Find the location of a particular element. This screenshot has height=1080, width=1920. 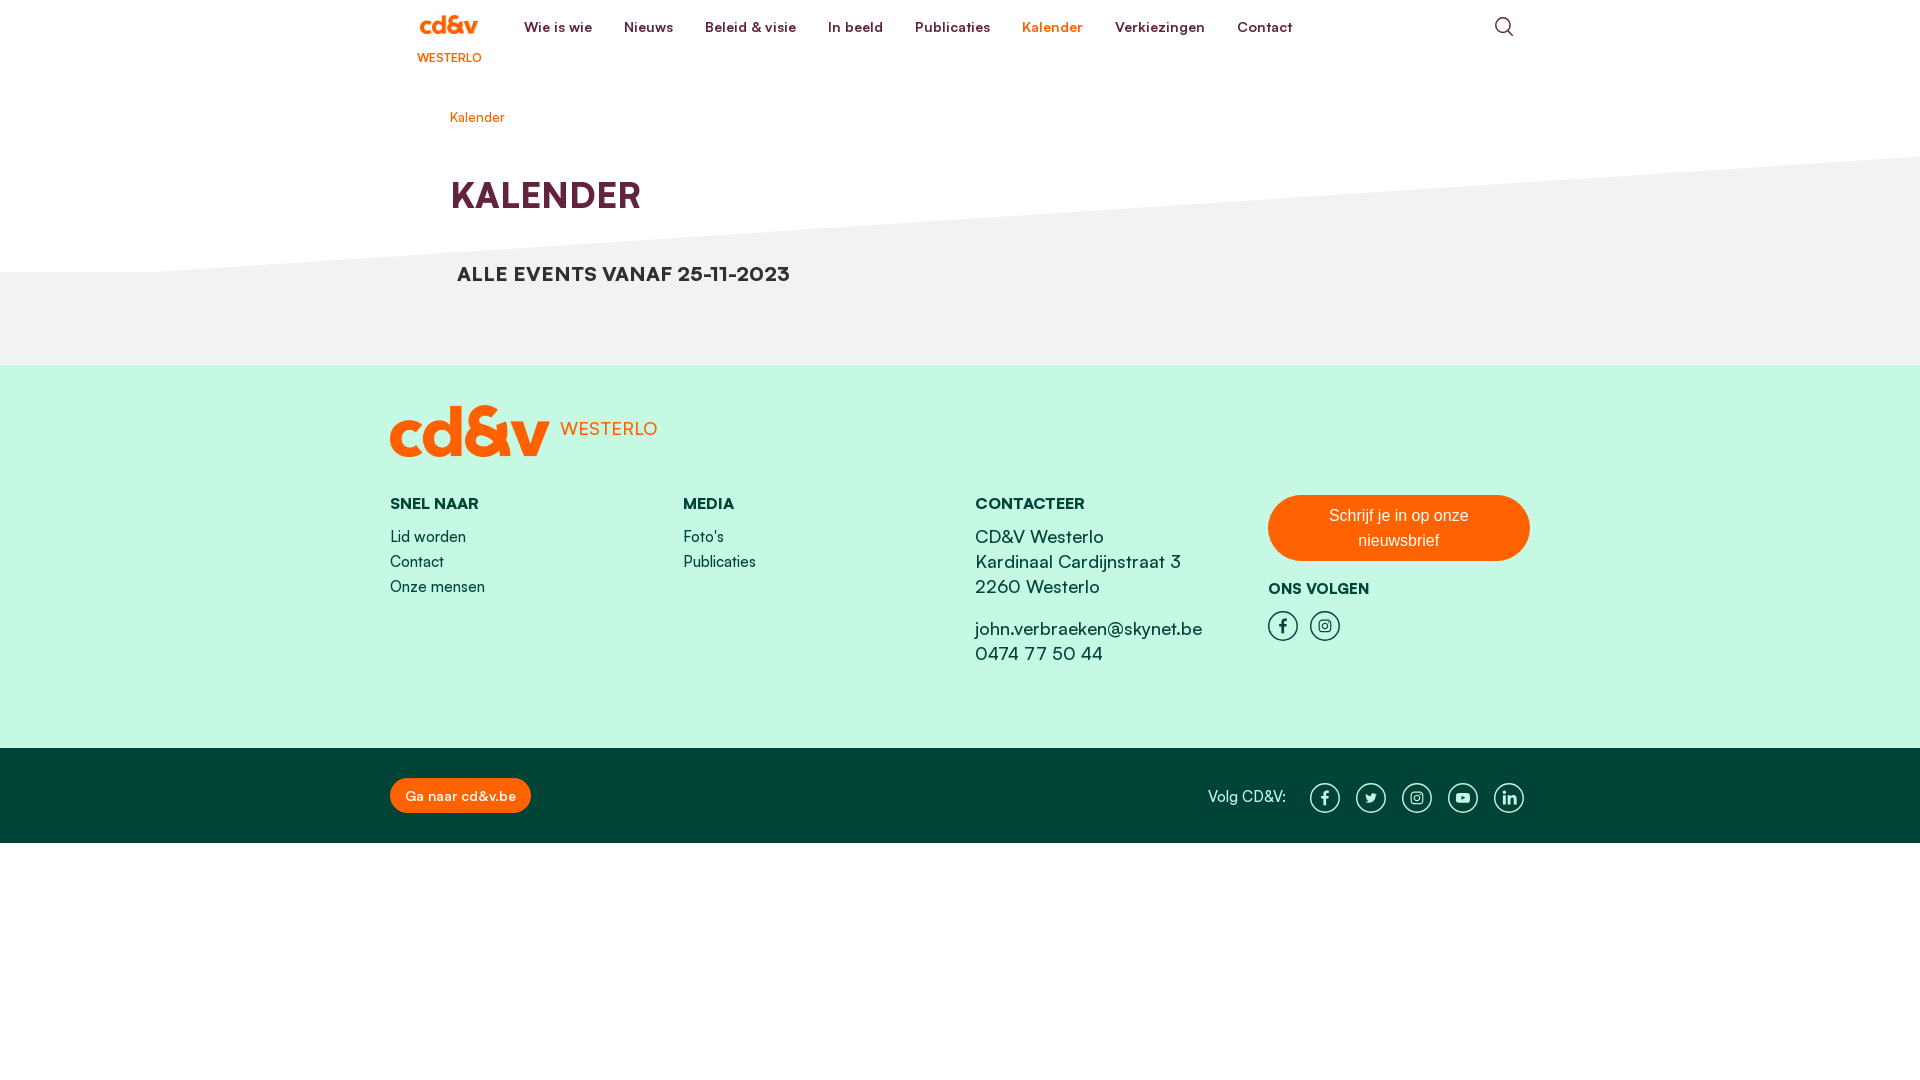

'Nieuws' is located at coordinates (648, 27).